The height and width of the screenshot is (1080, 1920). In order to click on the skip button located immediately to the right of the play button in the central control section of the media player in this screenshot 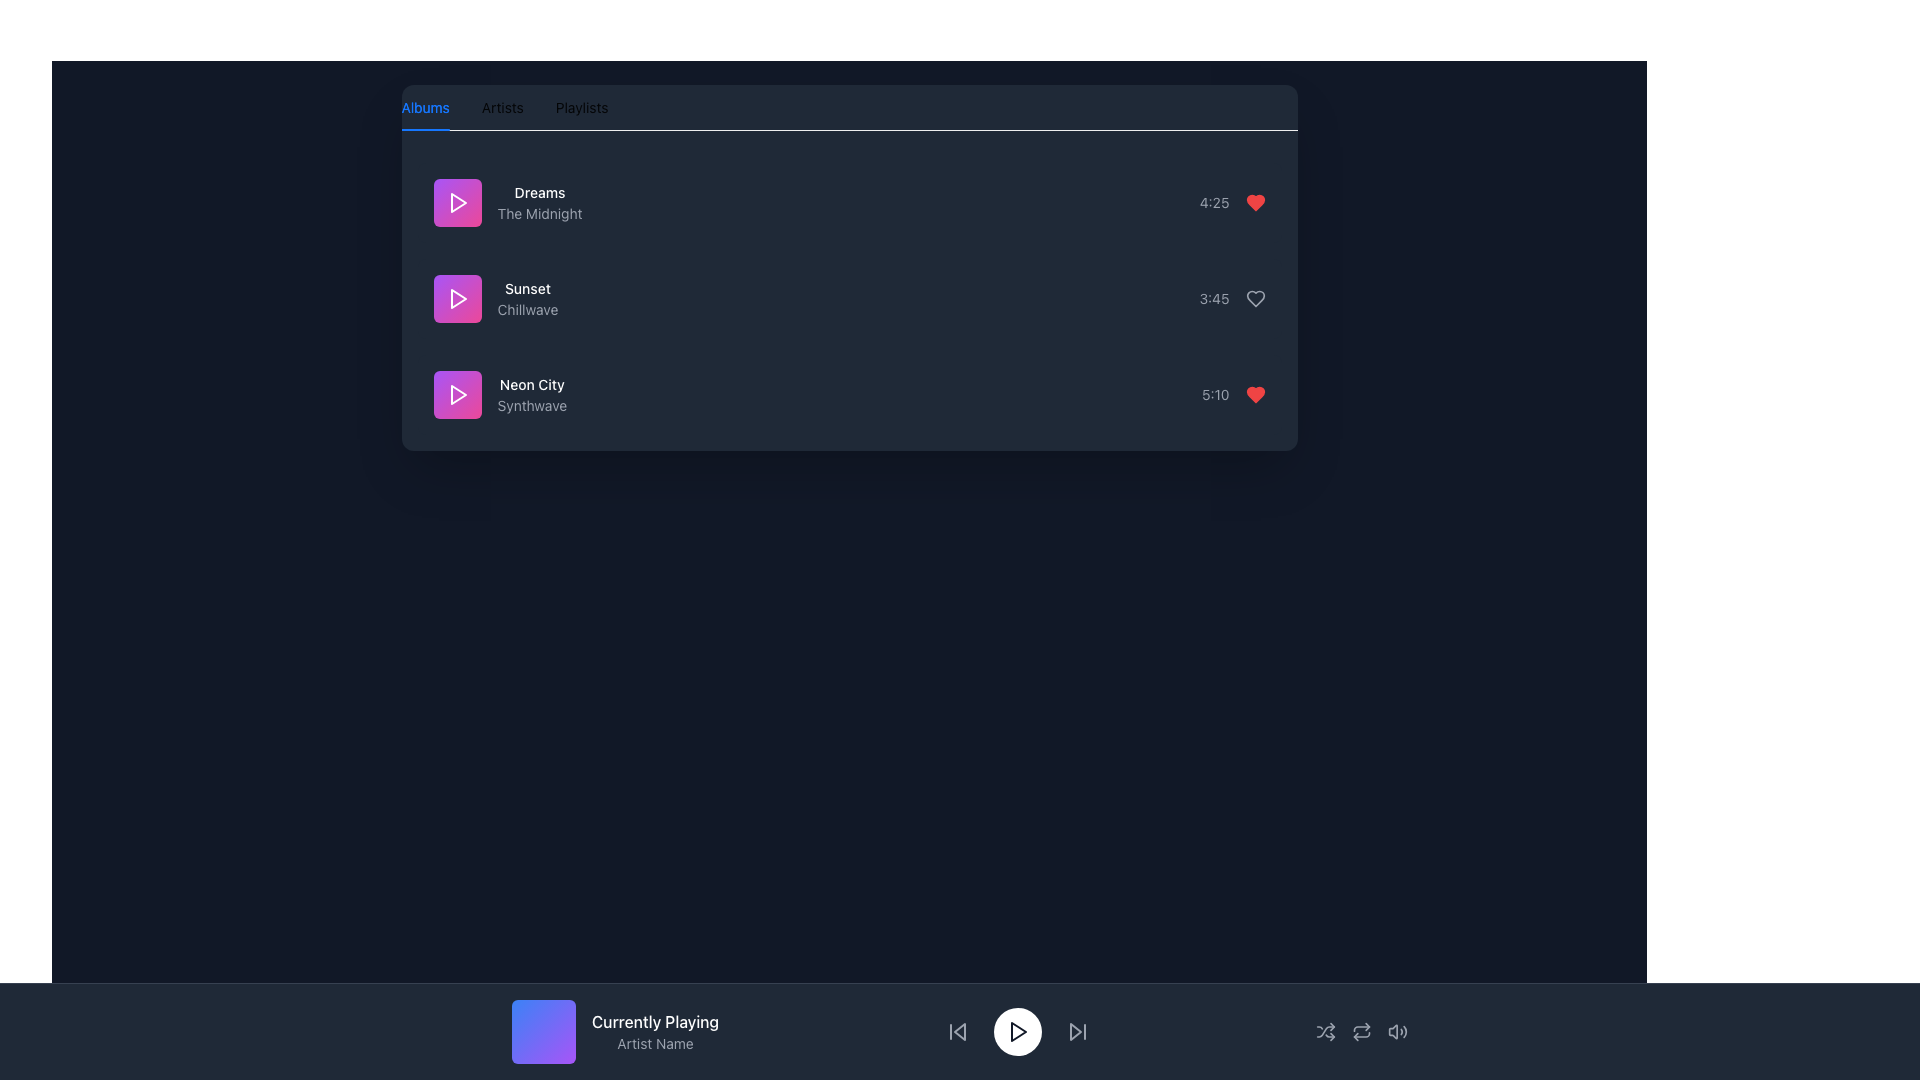, I will do `click(1076, 1032)`.